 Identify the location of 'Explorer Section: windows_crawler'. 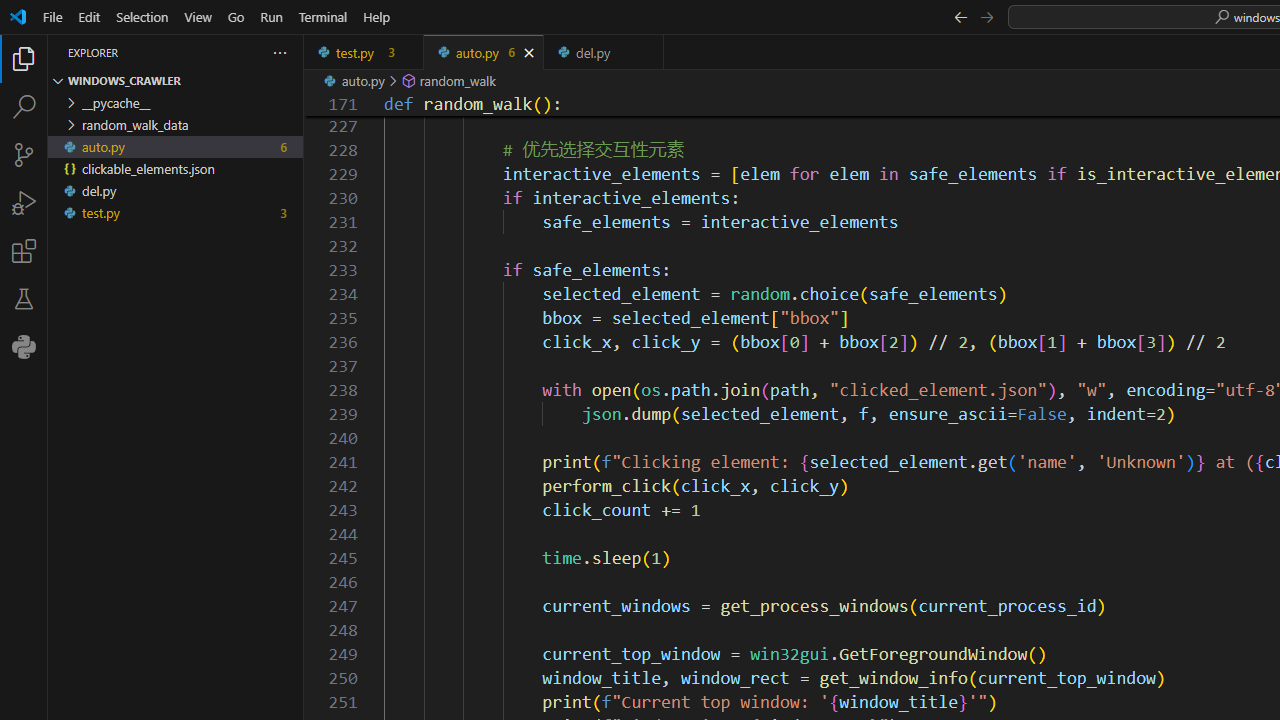
(176, 80).